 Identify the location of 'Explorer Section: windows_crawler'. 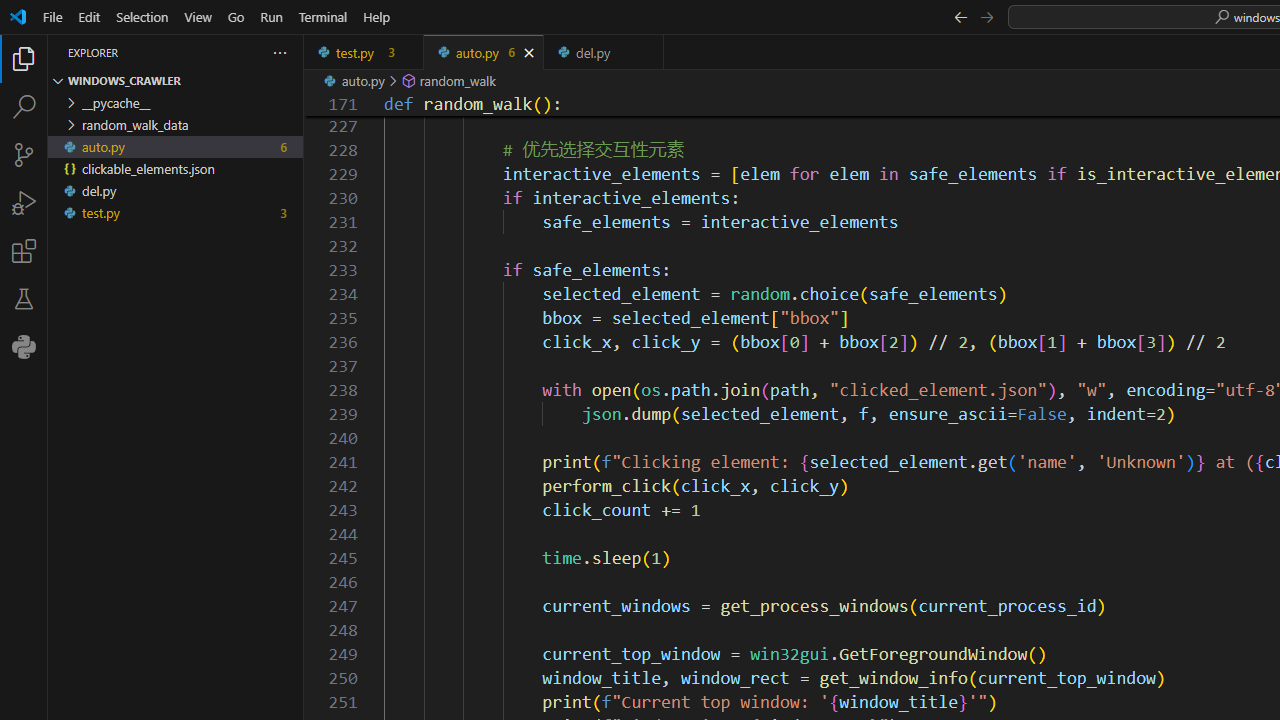
(176, 80).